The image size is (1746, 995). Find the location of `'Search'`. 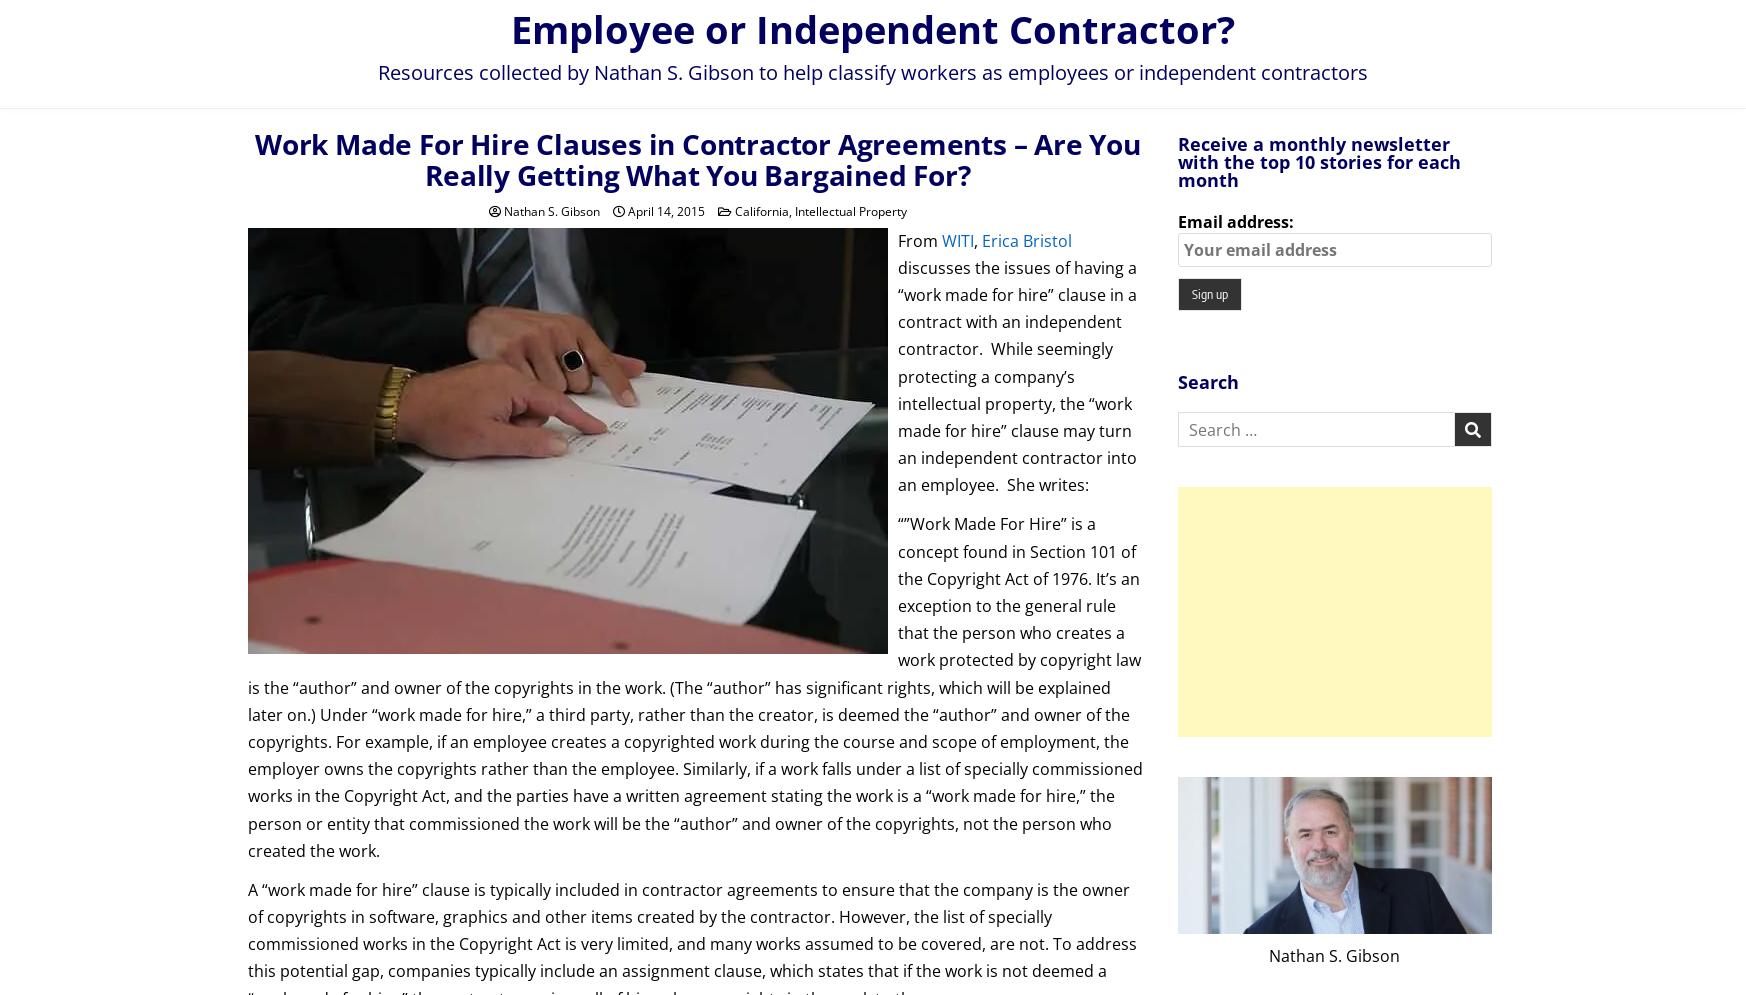

'Search' is located at coordinates (1178, 380).